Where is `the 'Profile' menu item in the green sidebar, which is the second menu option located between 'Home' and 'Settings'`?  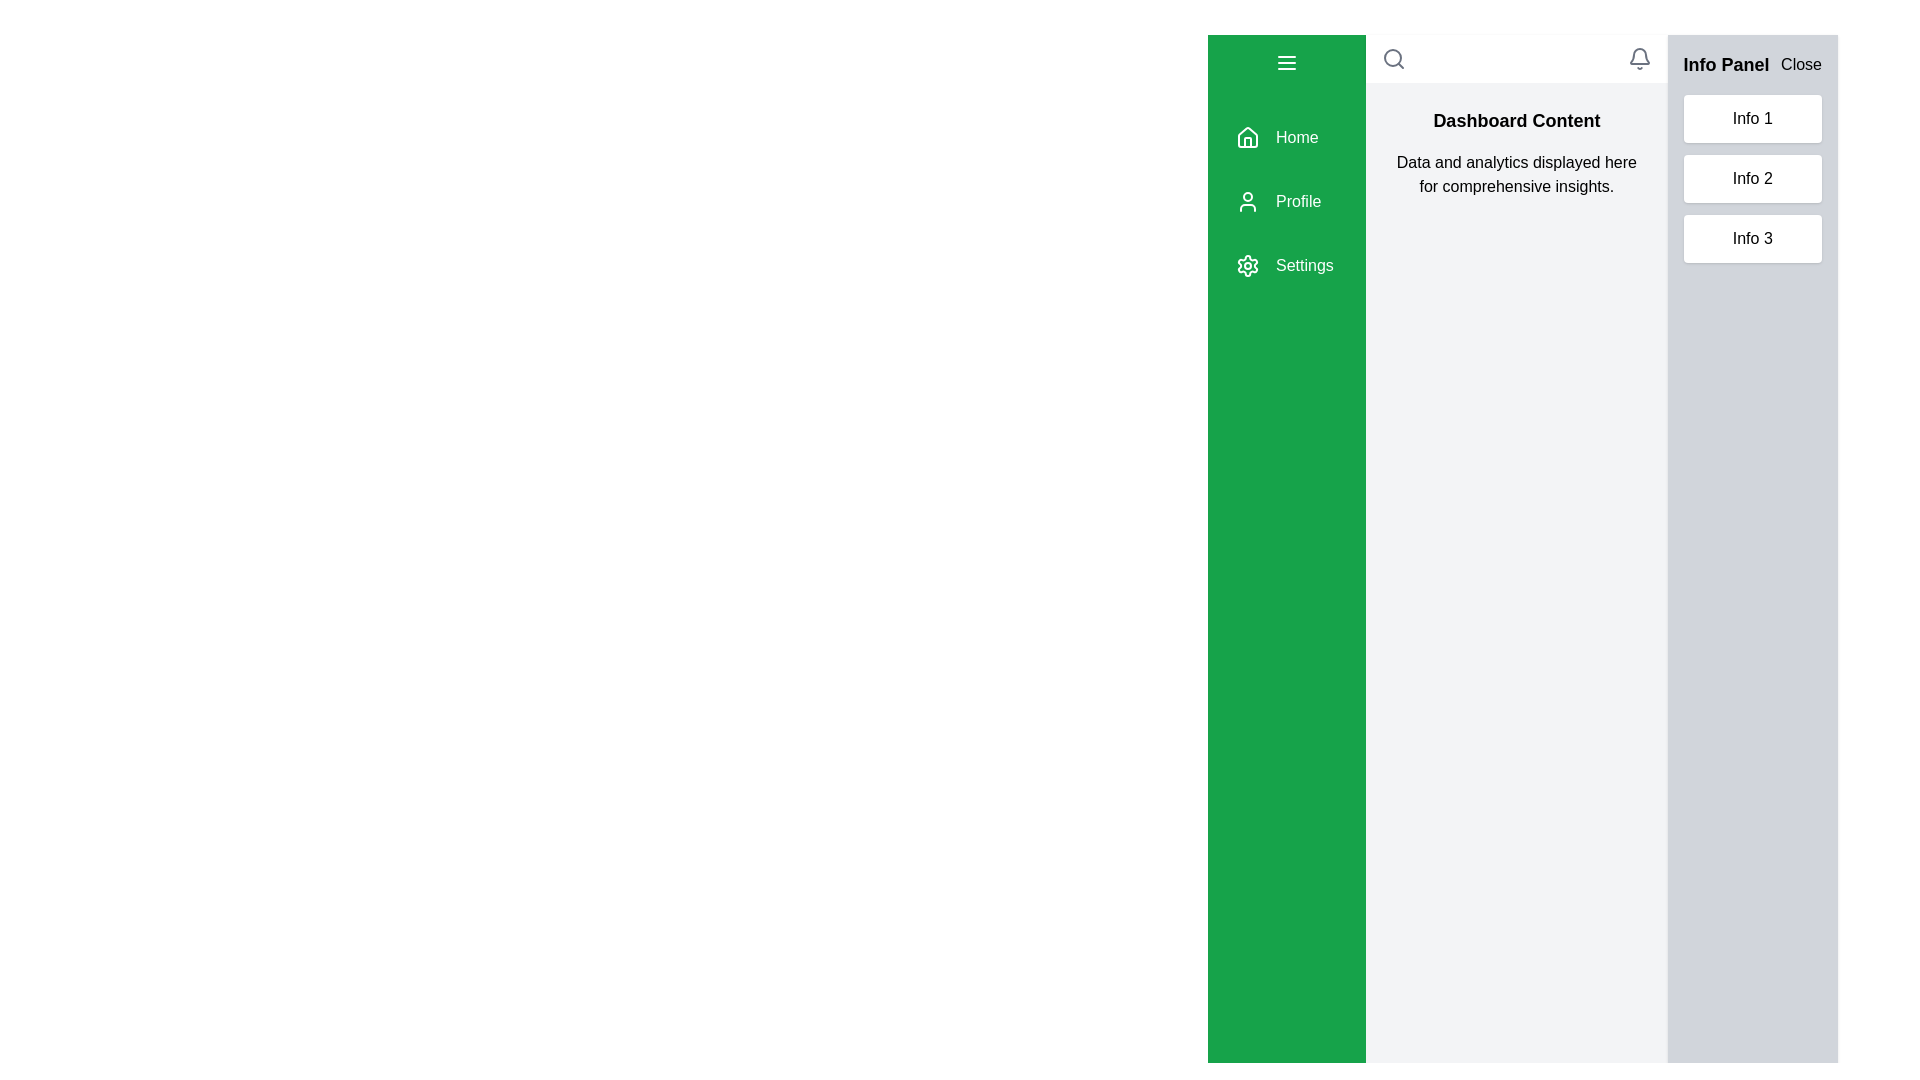
the 'Profile' menu item in the green sidebar, which is the second menu option located between 'Home' and 'Settings' is located at coordinates (1287, 201).